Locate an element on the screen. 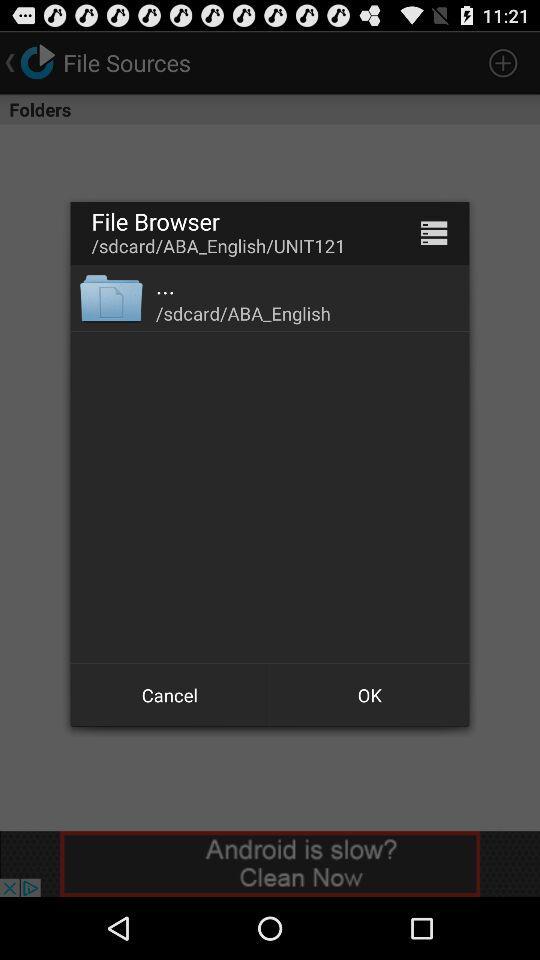 The height and width of the screenshot is (960, 540). ... icon is located at coordinates (164, 284).